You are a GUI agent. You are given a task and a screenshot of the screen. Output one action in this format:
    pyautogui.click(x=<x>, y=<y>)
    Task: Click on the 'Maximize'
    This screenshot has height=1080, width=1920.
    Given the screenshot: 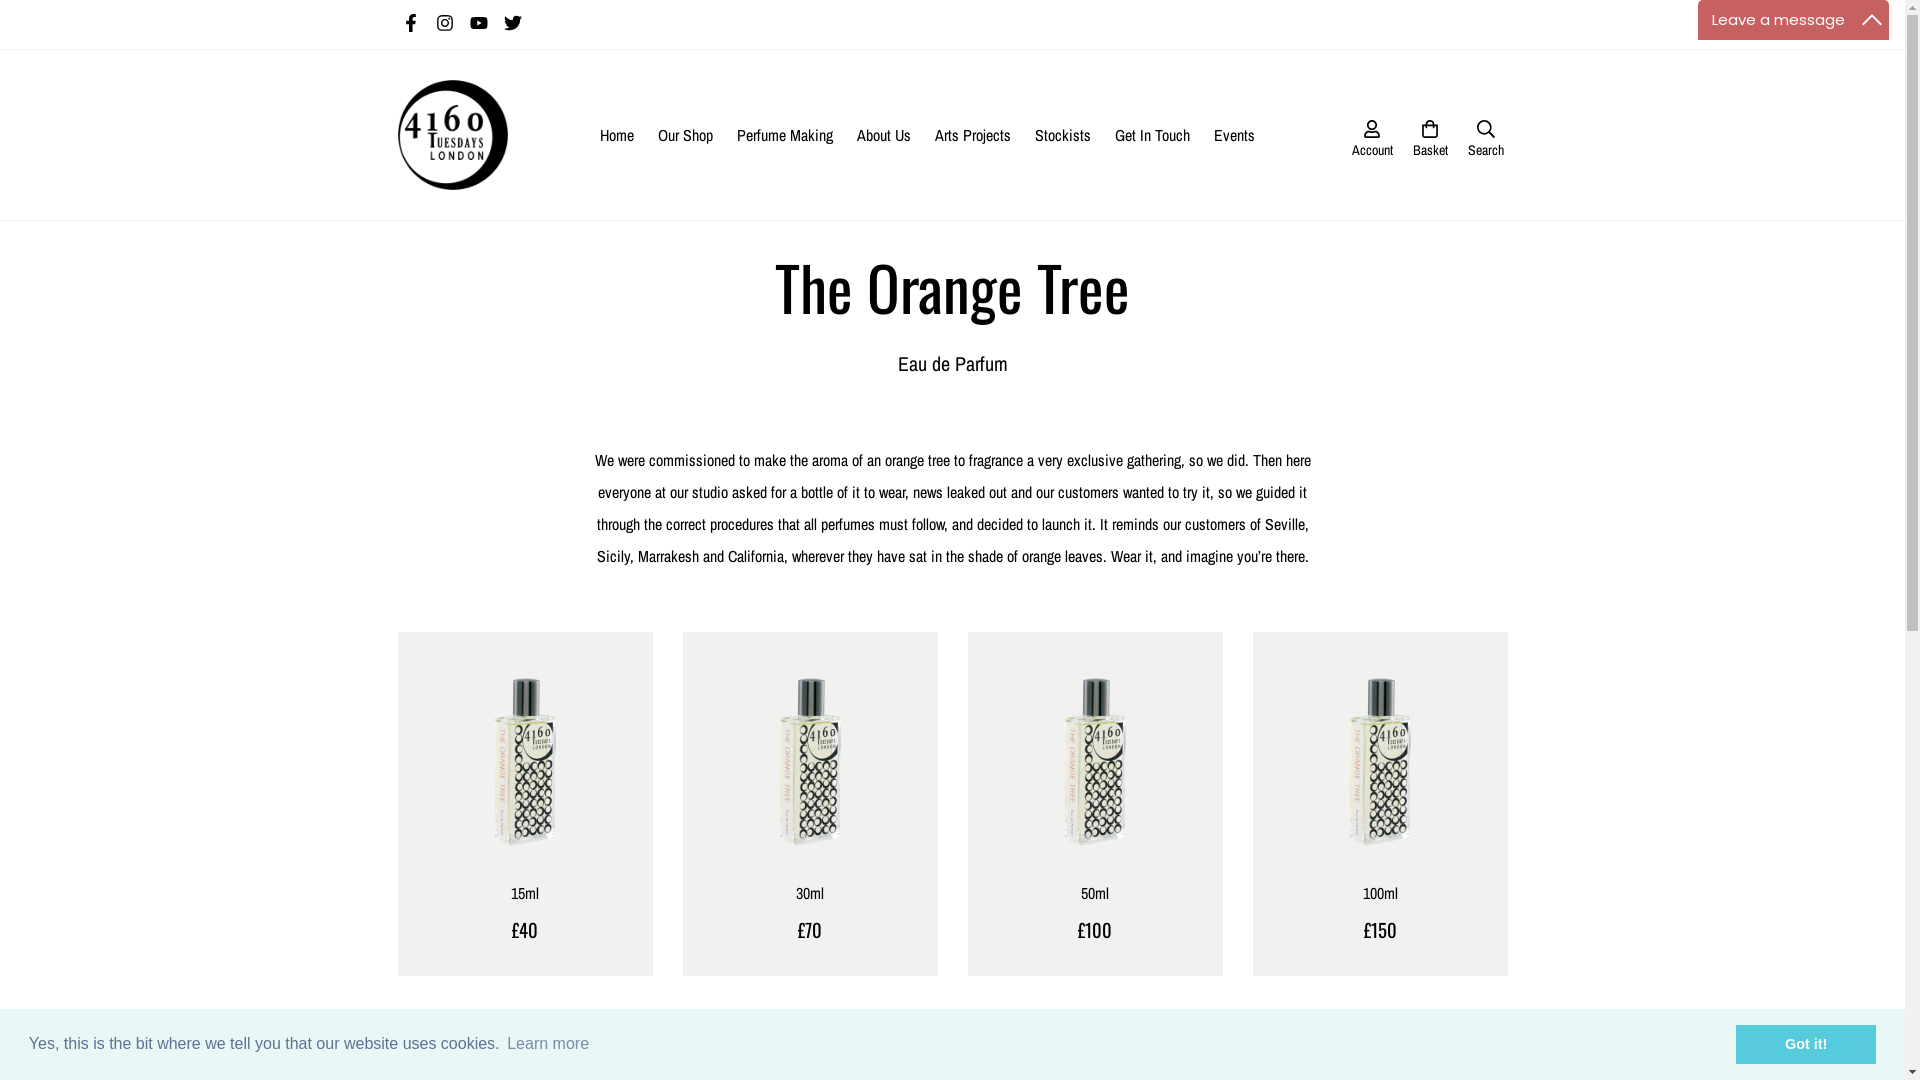 What is the action you would take?
    pyautogui.click(x=1871, y=19)
    